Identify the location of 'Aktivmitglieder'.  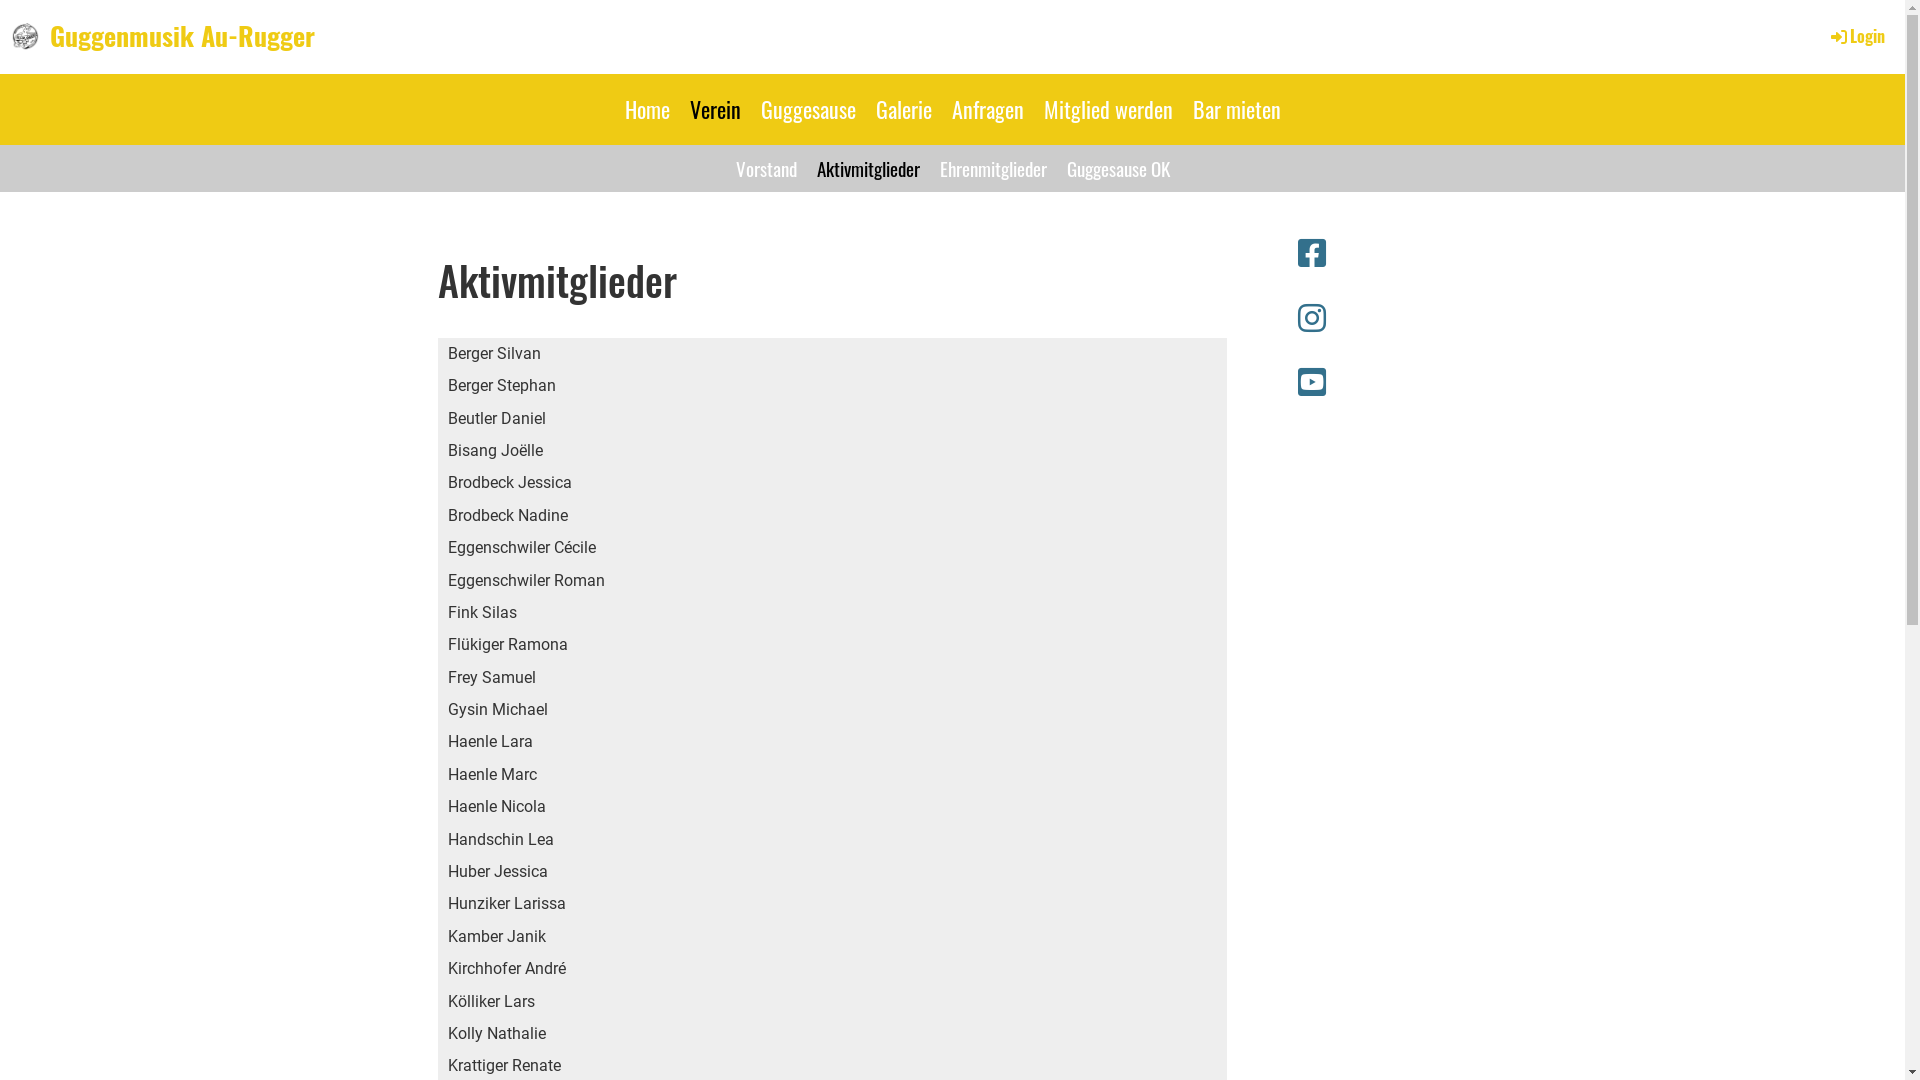
(867, 167).